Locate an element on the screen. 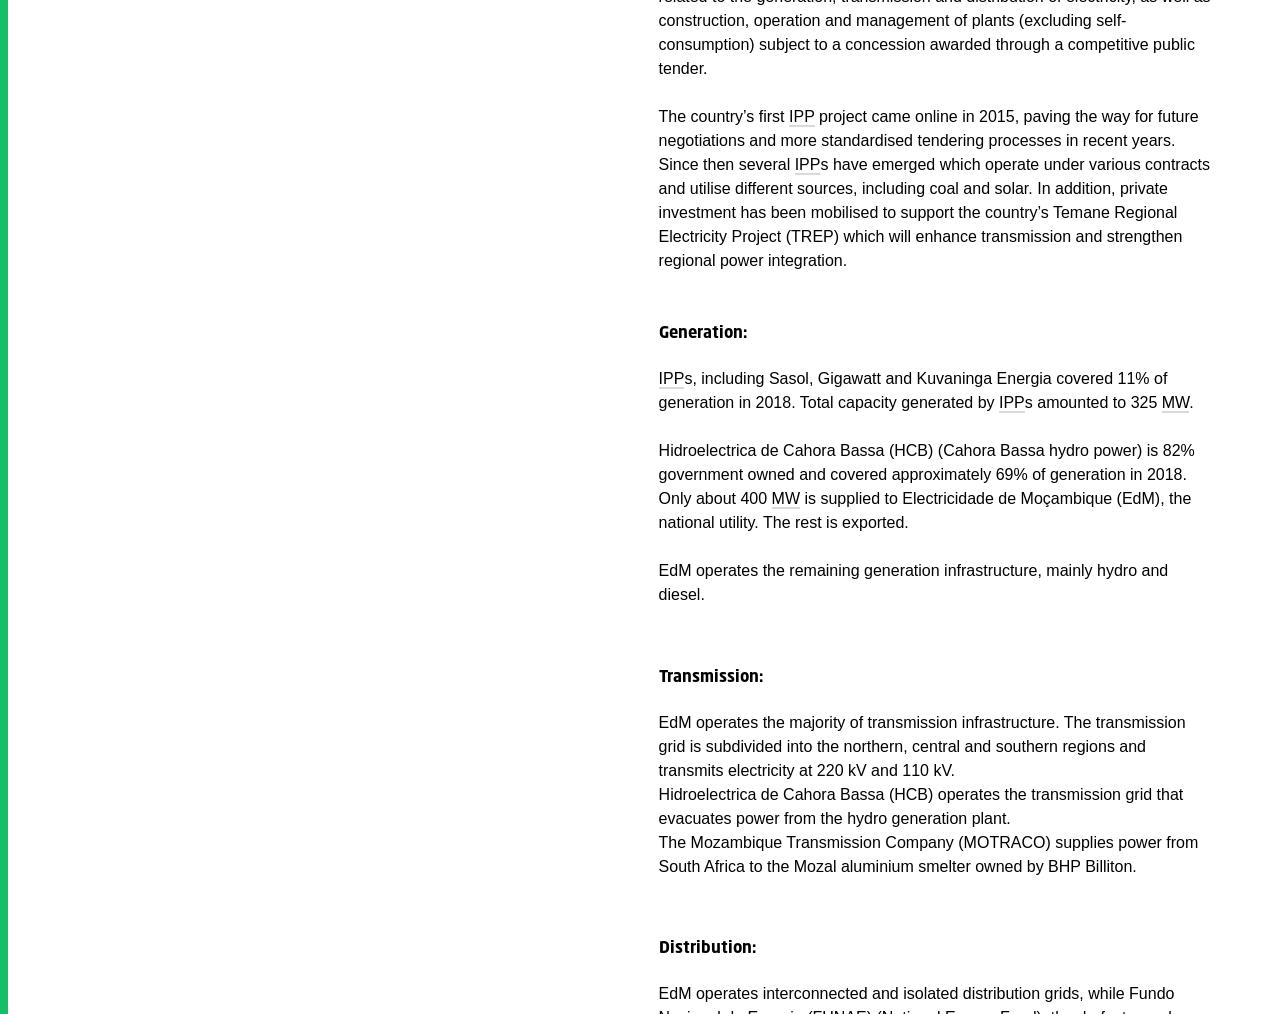  '.' is located at coordinates (1191, 401).